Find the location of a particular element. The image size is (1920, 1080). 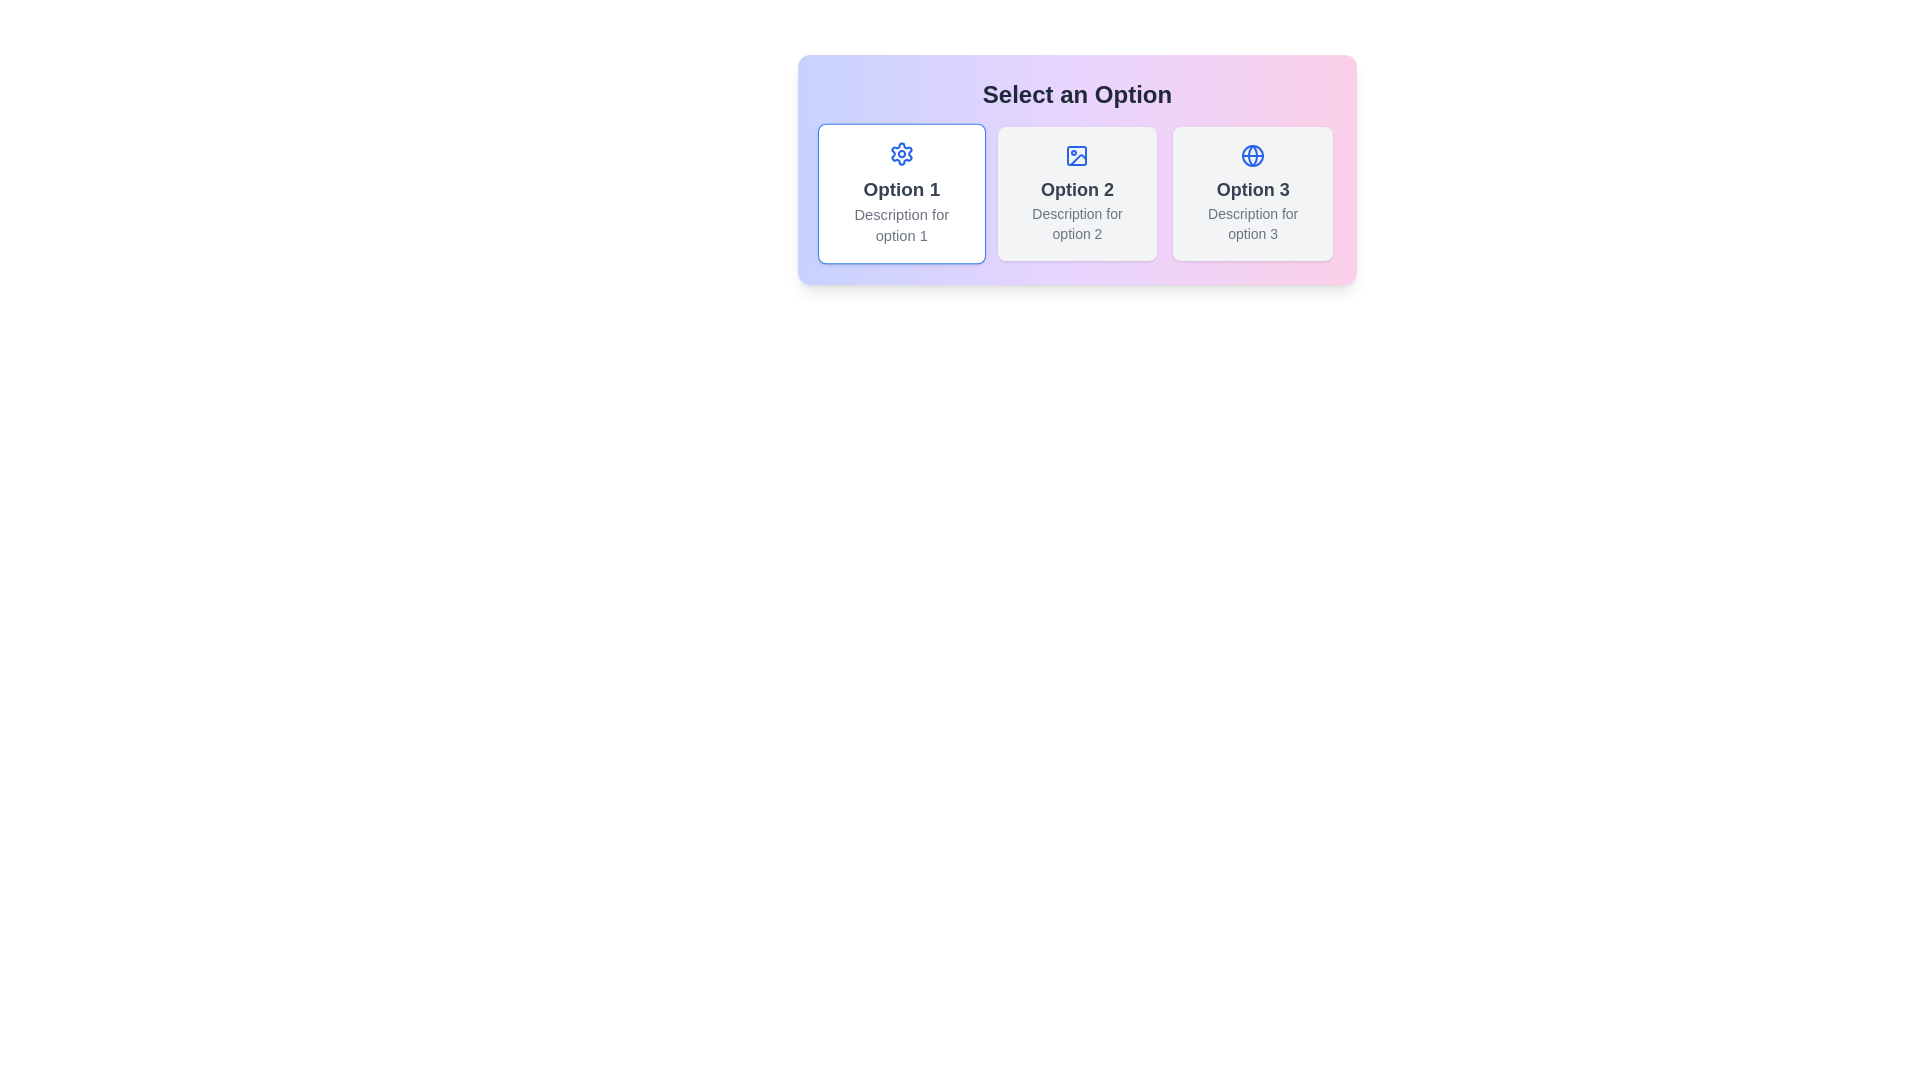

the descriptive text element reading 'Description for option 3', which is located below the heading 'Option 3' in the third selectable box of the horizontal selection panel is located at coordinates (1252, 223).